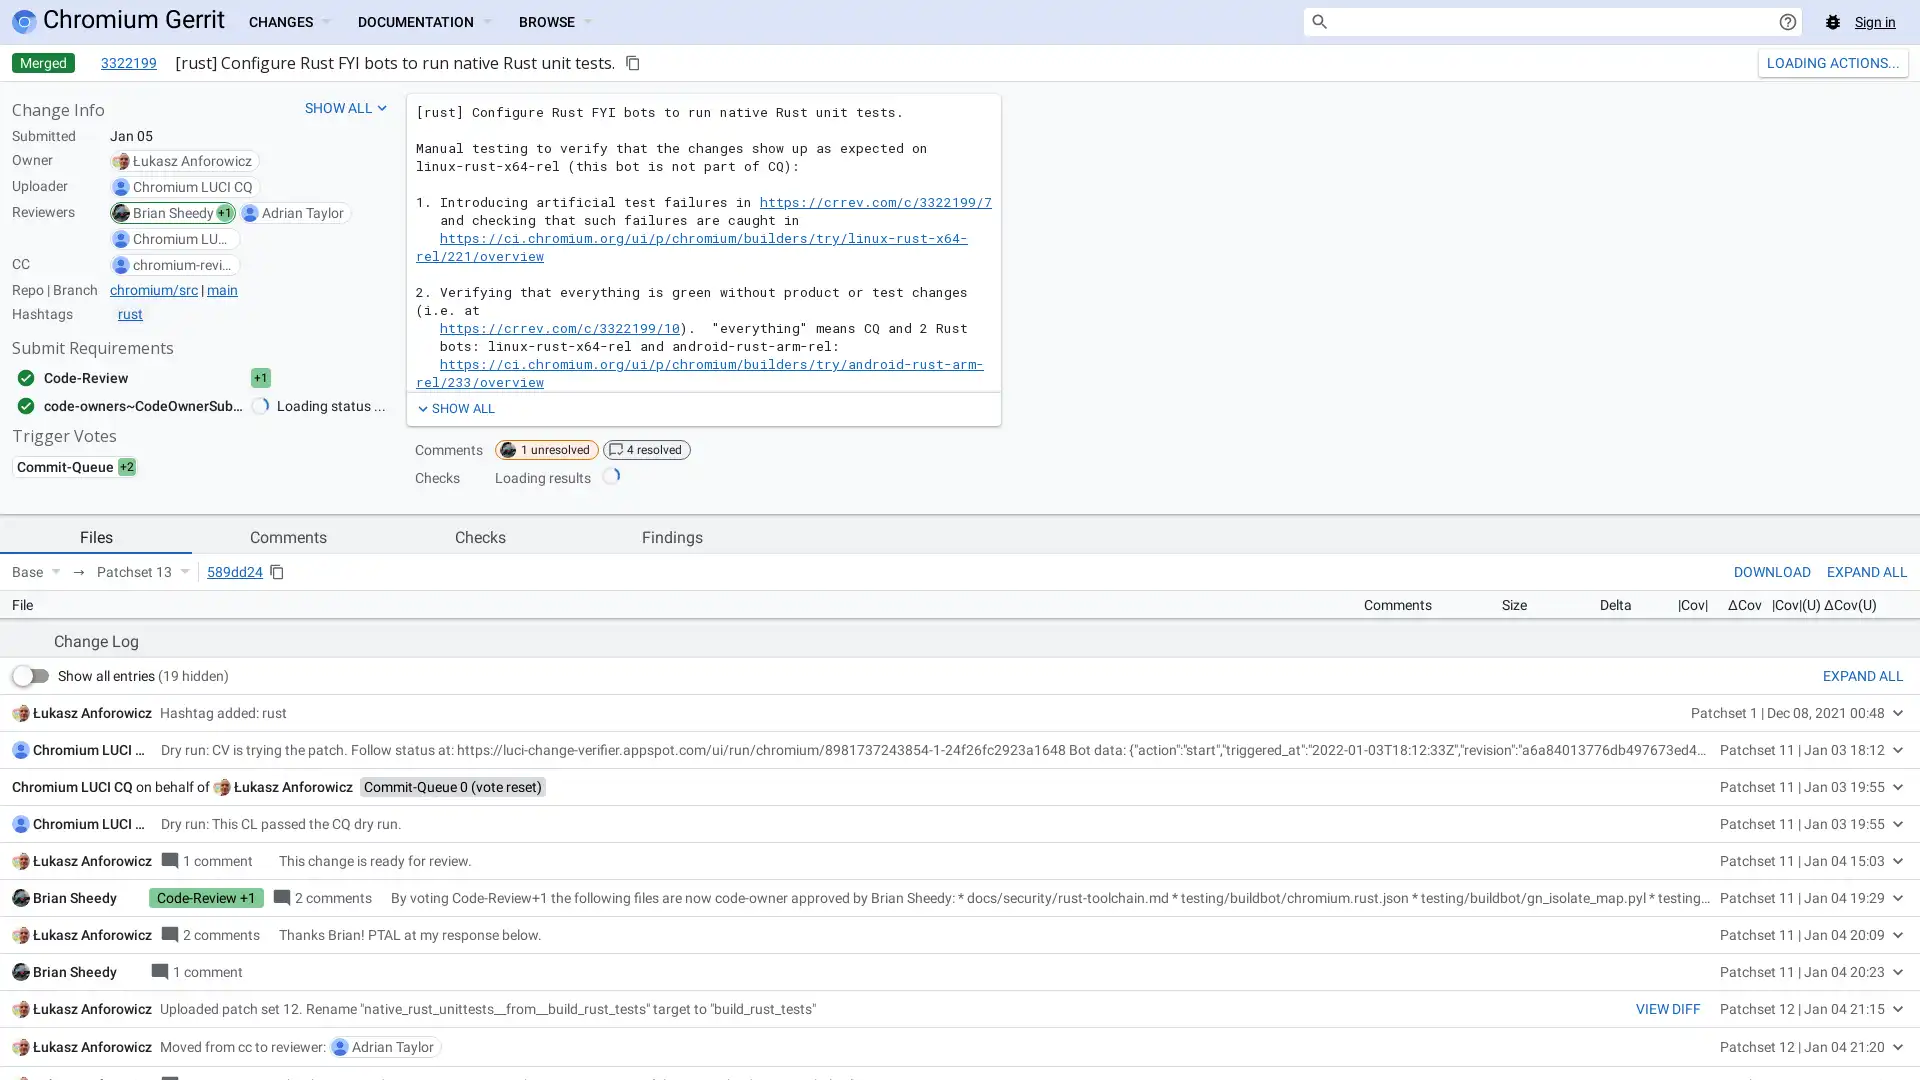 This screenshot has height=1080, width=1920. What do you see at coordinates (422, 22) in the screenshot?
I see `DOCUMENTATION` at bounding box center [422, 22].